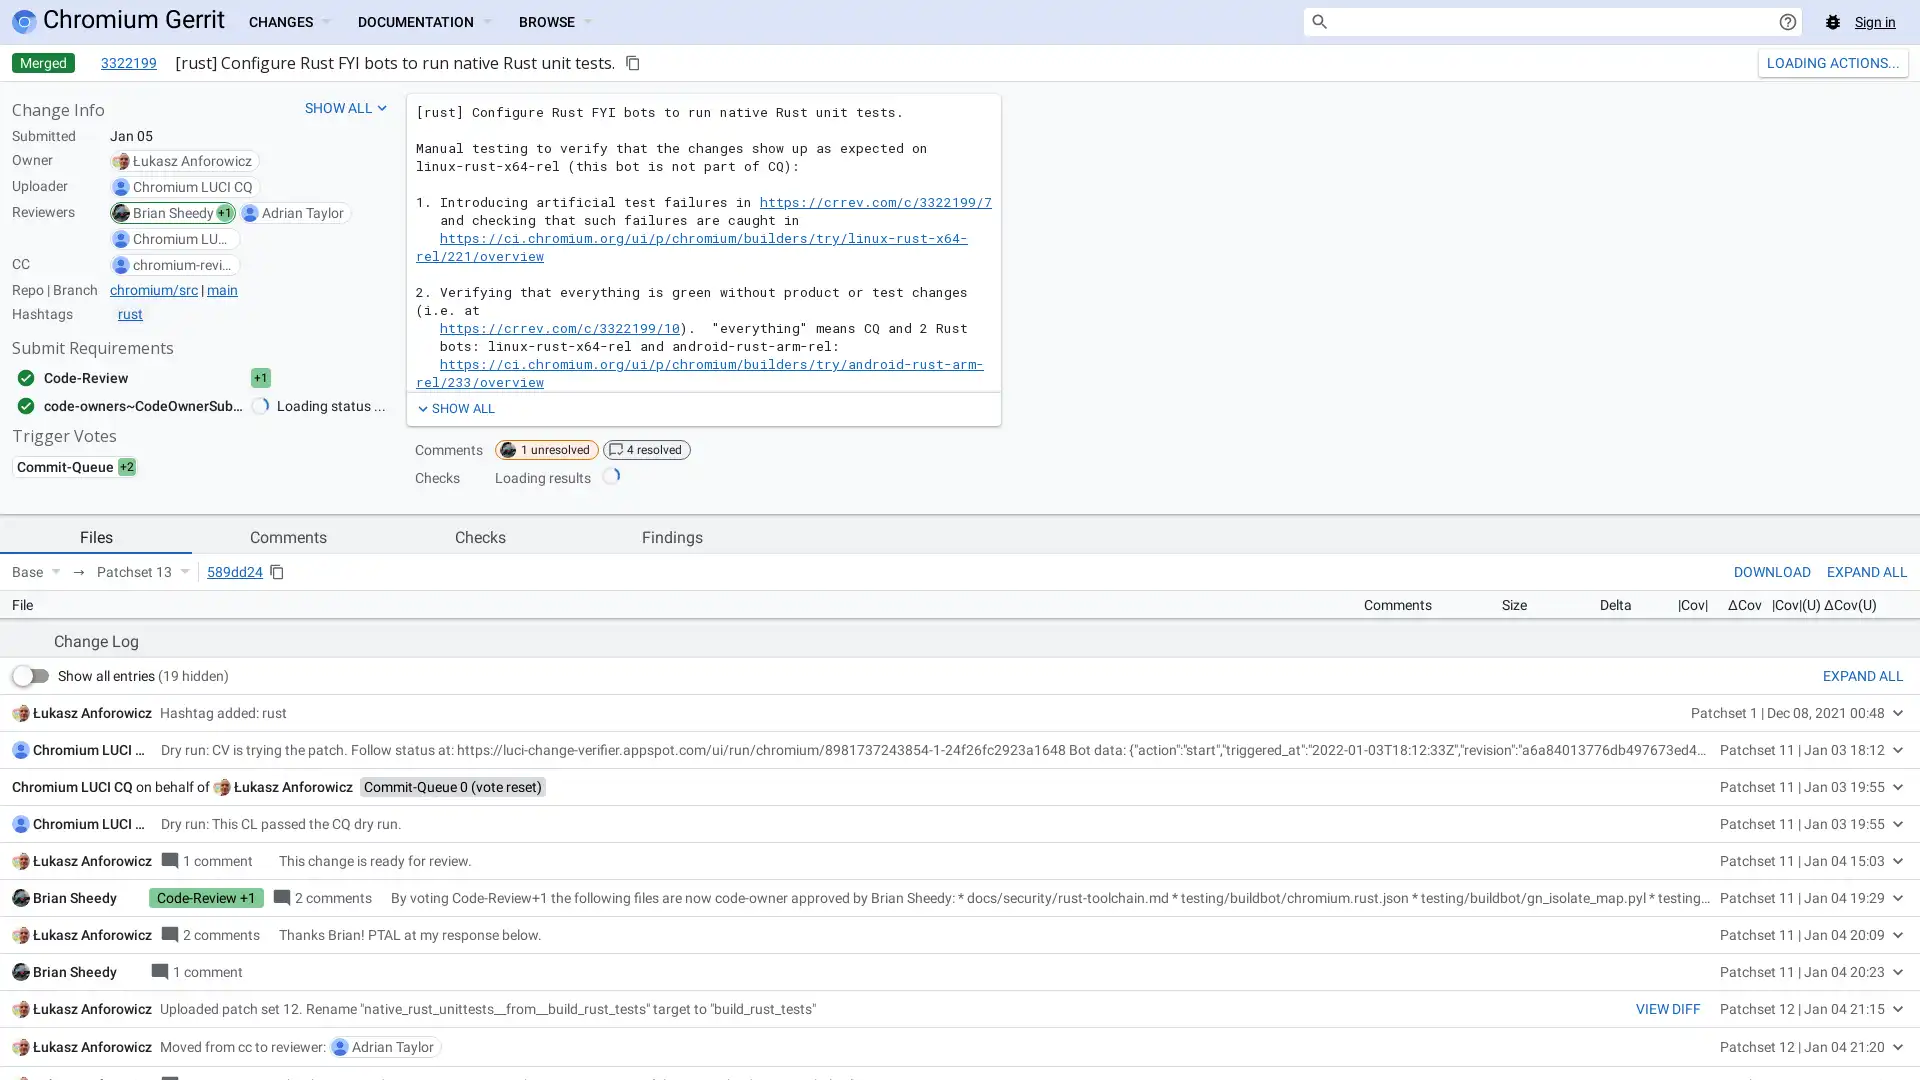 This screenshot has height=1080, width=1920. What do you see at coordinates (422, 22) in the screenshot?
I see `DOCUMENTATION` at bounding box center [422, 22].